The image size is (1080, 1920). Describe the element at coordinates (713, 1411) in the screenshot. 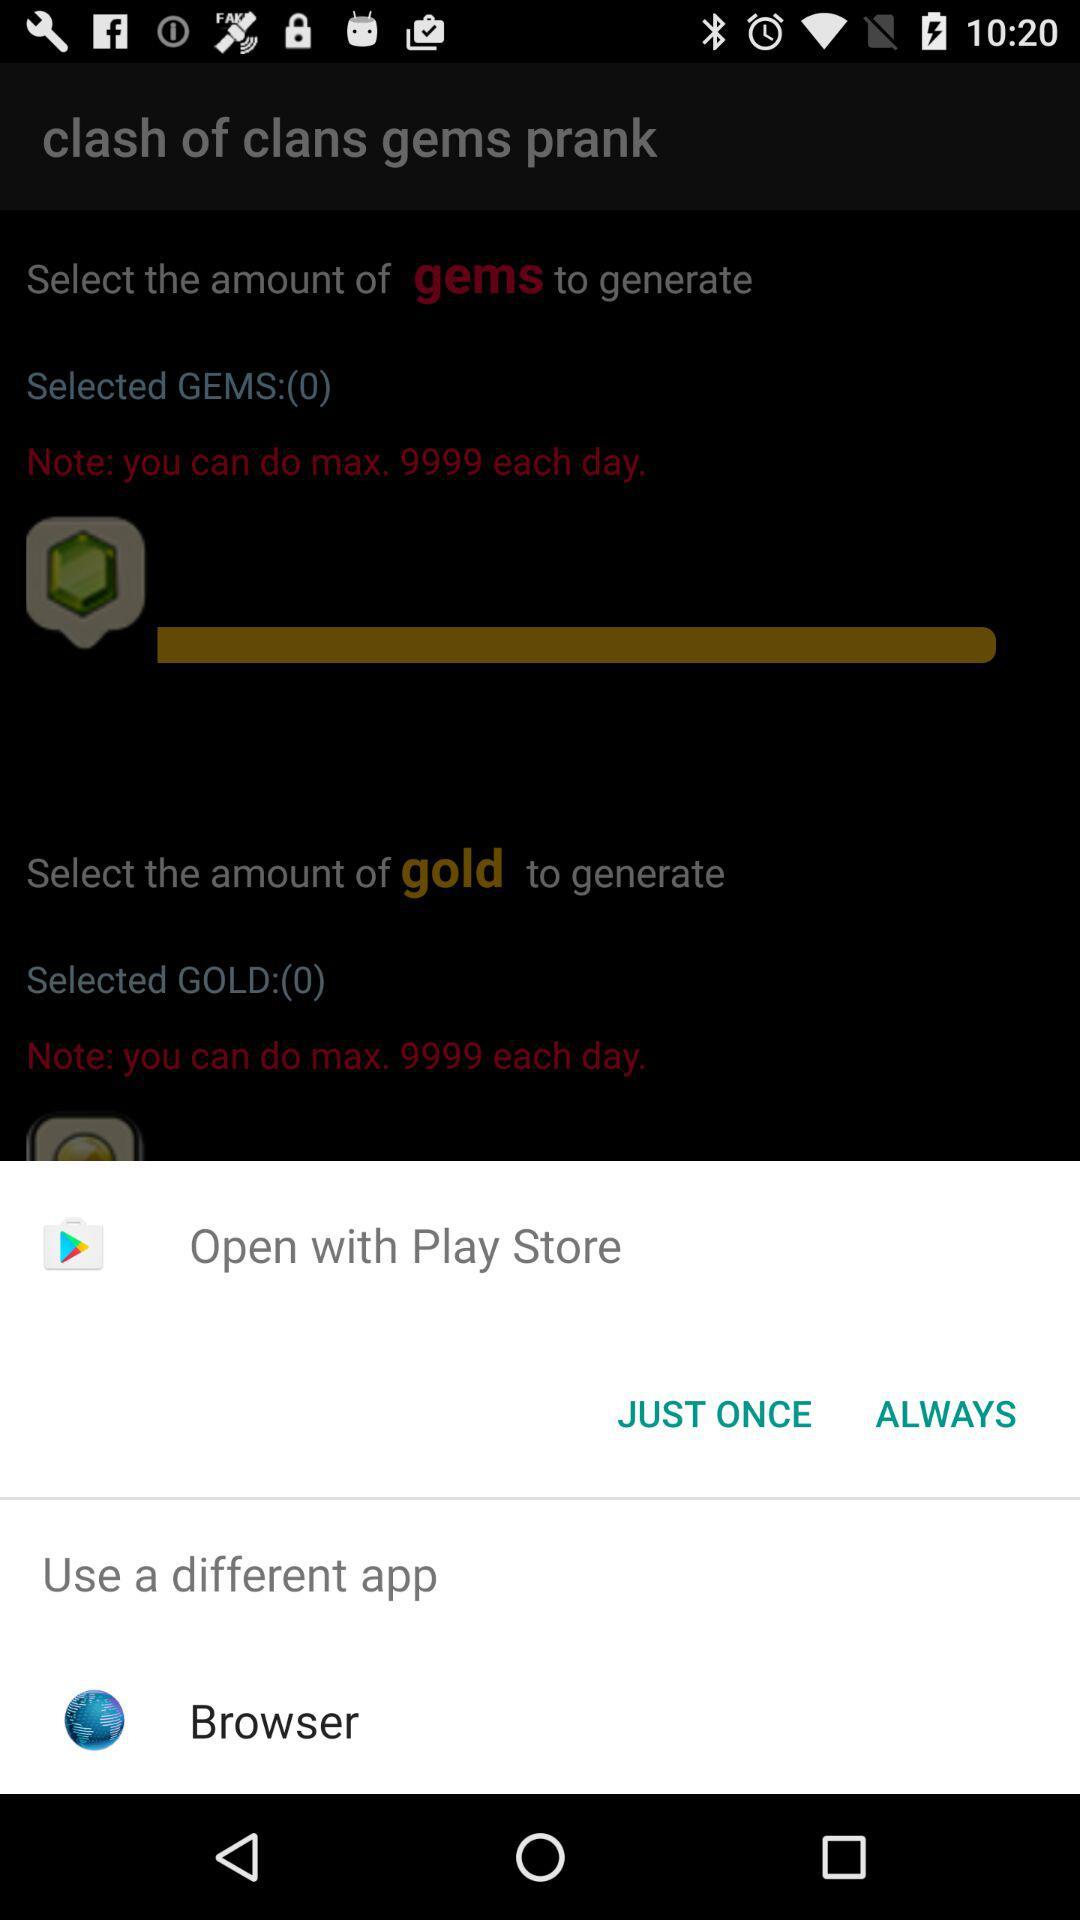

I see `just once button` at that location.